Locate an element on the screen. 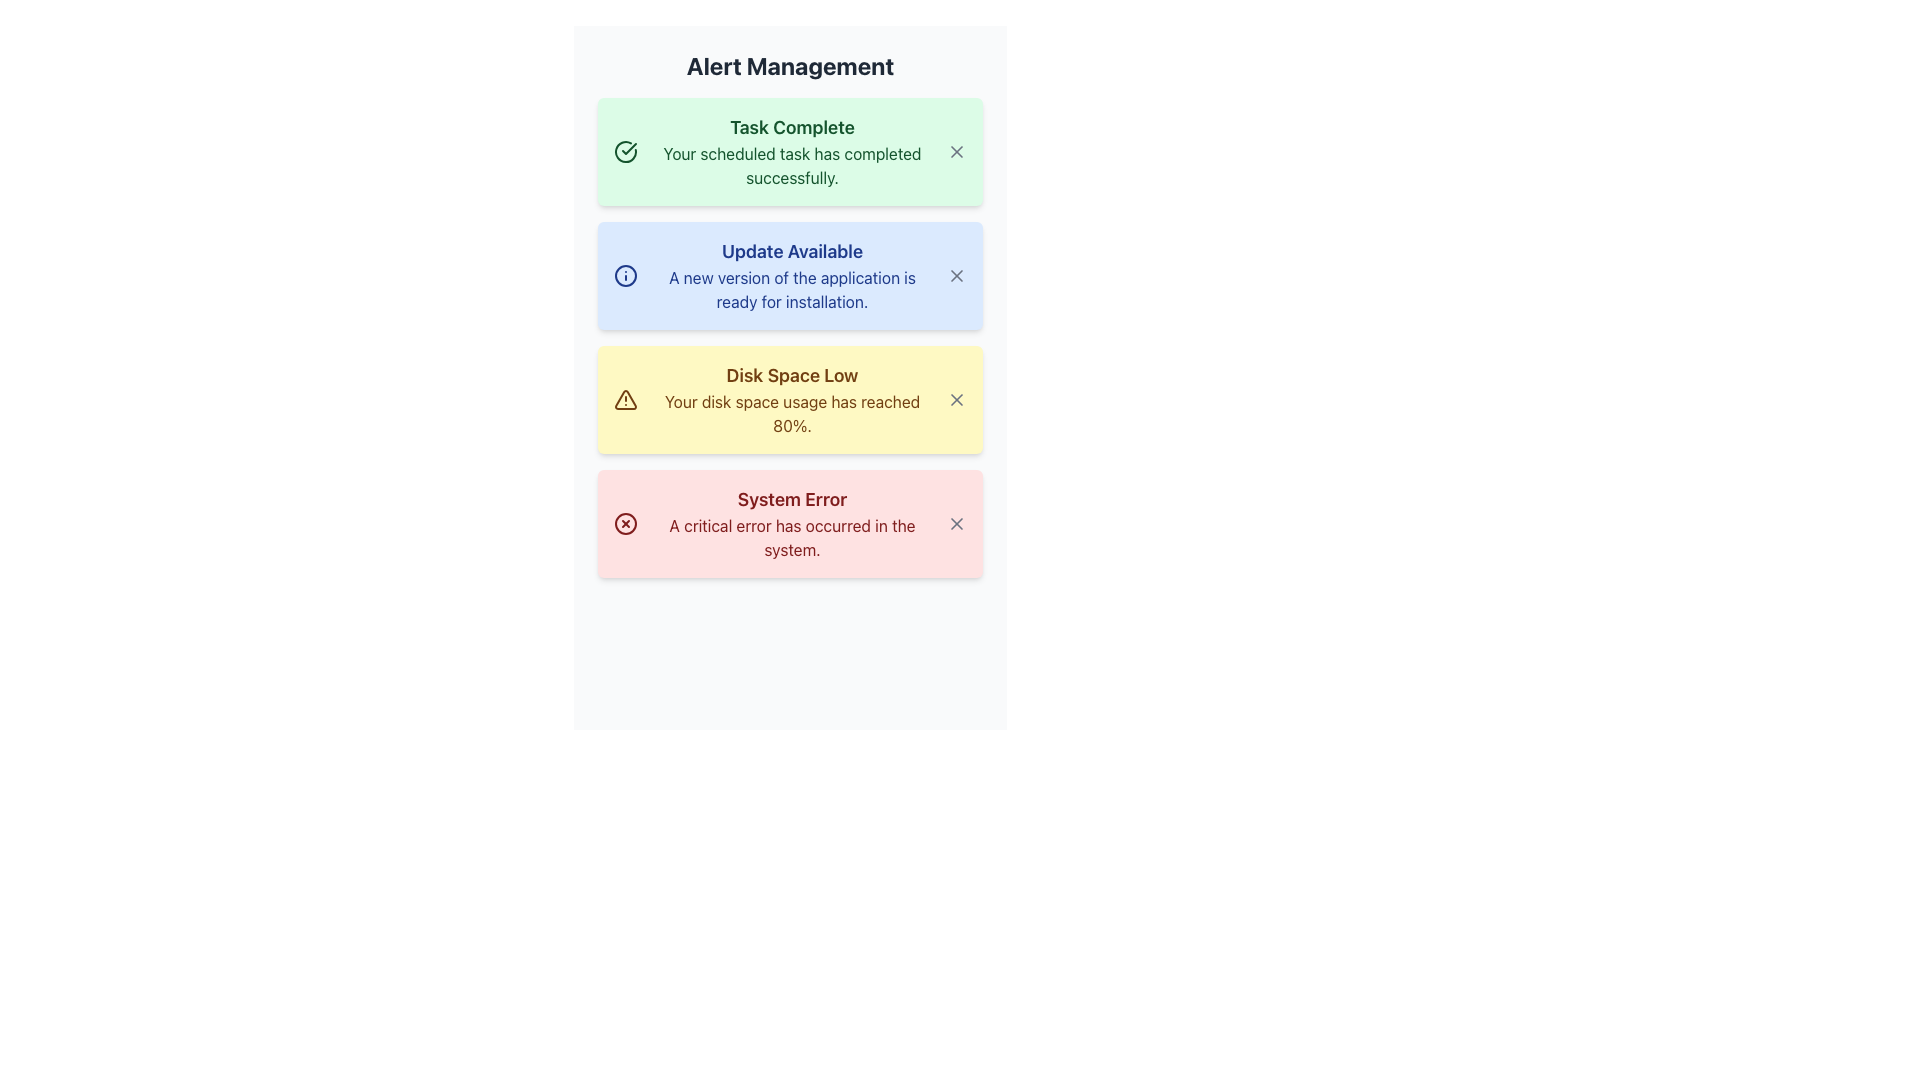 This screenshot has height=1080, width=1920. the Notification Card with a yellow background and the title 'Disk Space Low' that is positioned as the third item in the vertical stack of notifications under 'Alert Management' is located at coordinates (789, 400).